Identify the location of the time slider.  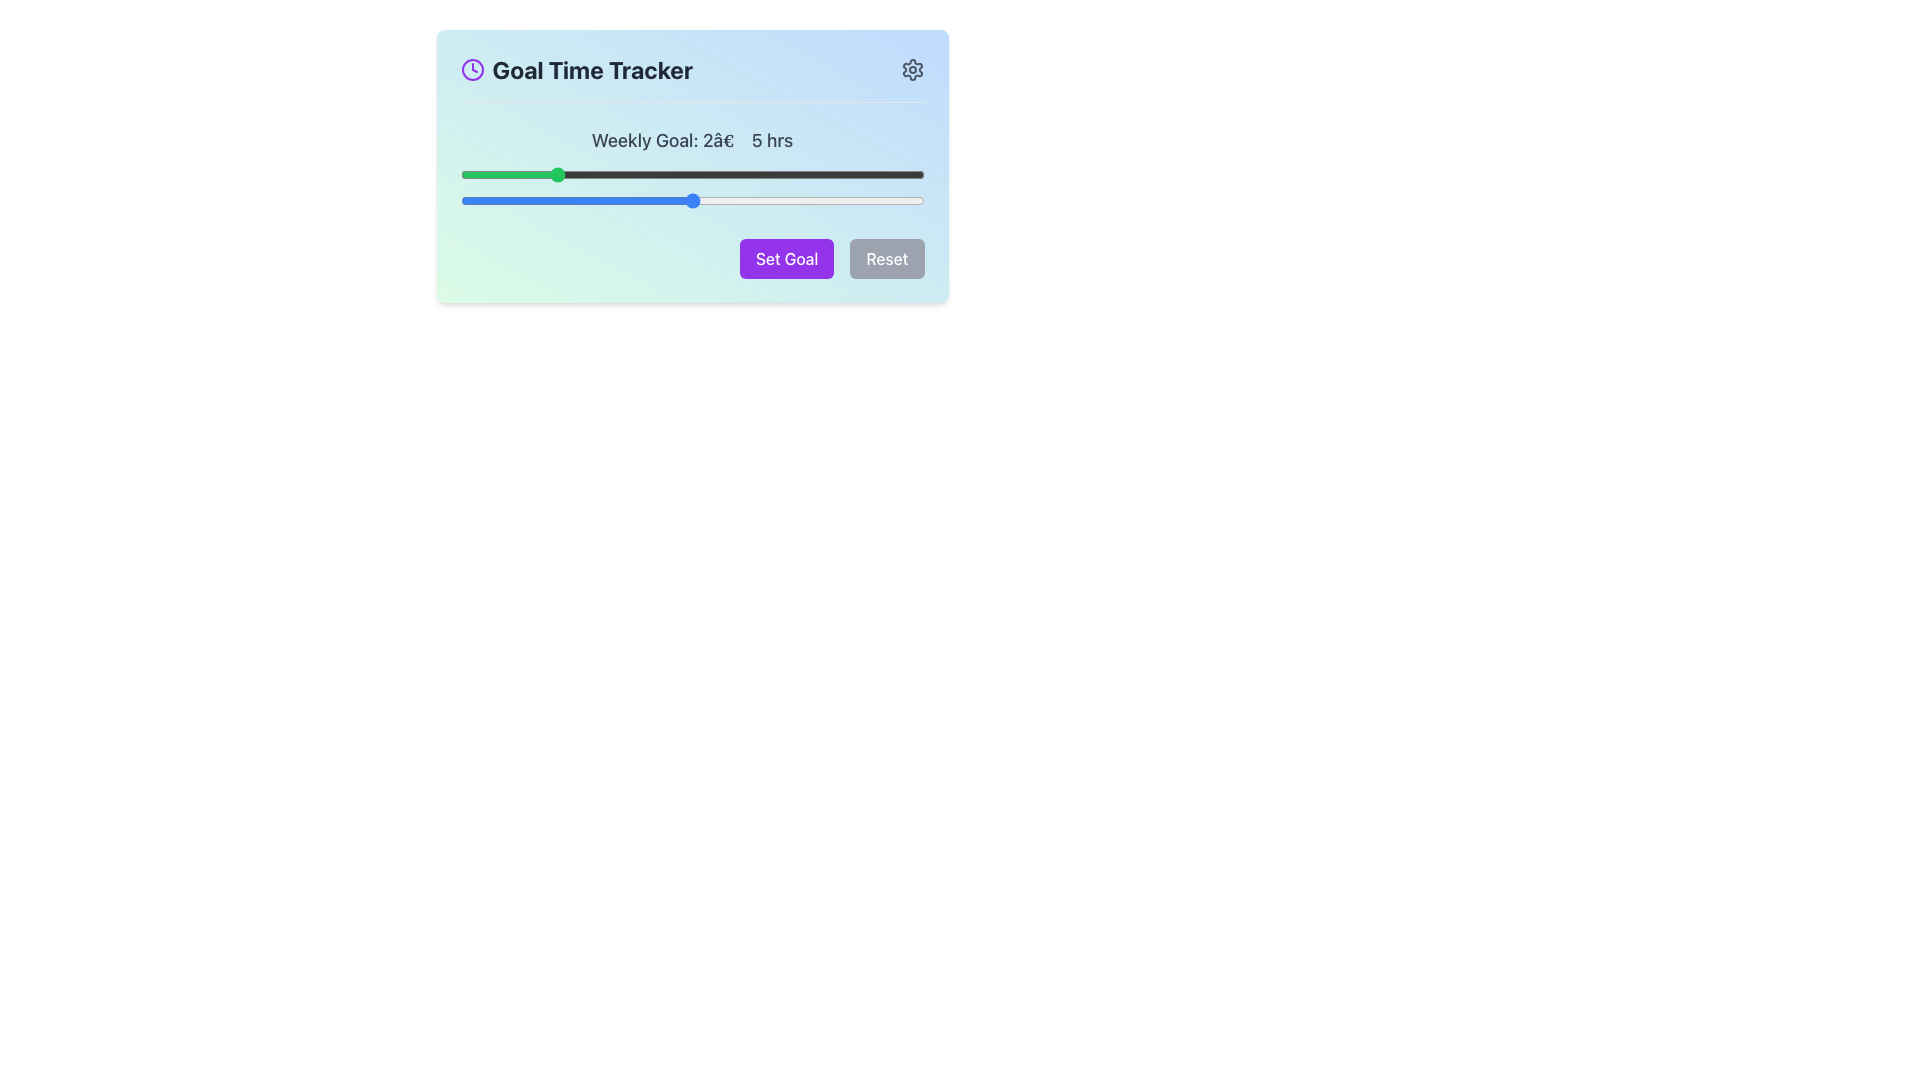
(831, 173).